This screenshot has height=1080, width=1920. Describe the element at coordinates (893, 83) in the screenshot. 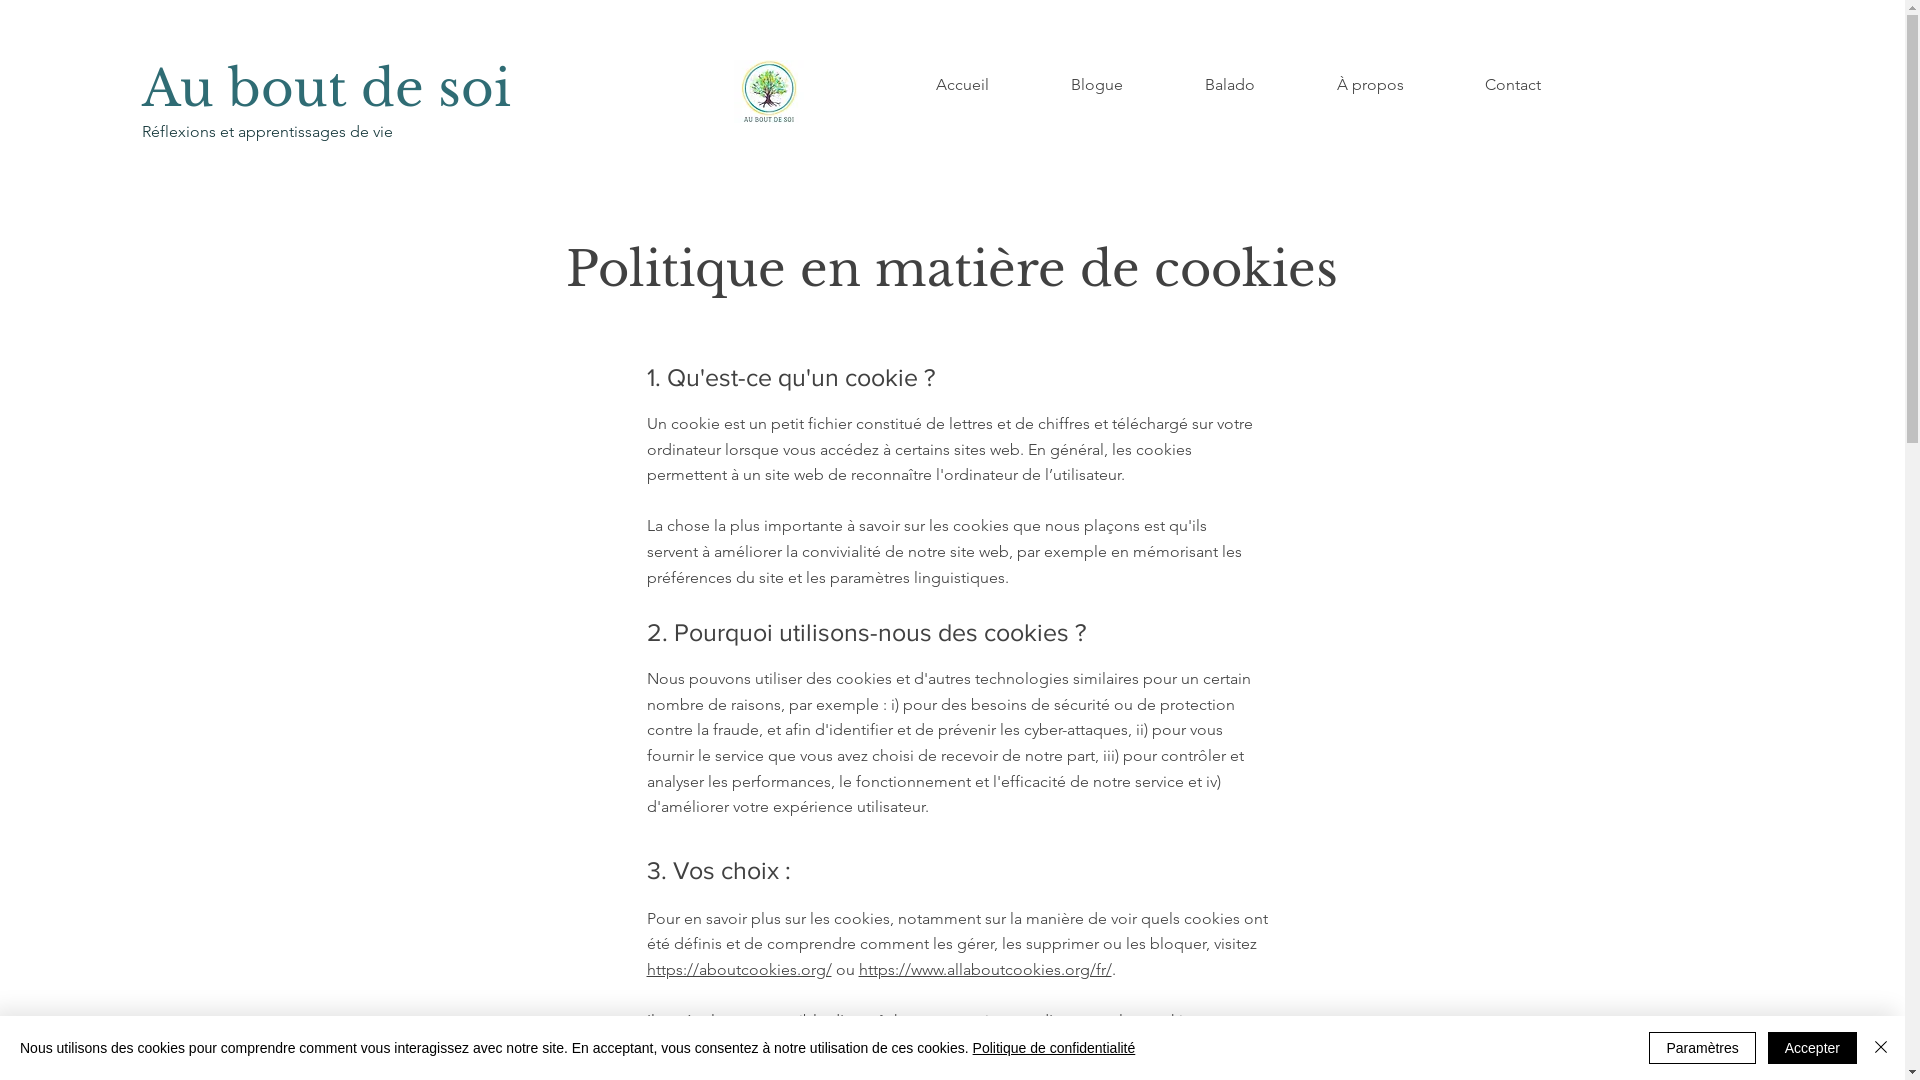

I see `'Accueil'` at that location.